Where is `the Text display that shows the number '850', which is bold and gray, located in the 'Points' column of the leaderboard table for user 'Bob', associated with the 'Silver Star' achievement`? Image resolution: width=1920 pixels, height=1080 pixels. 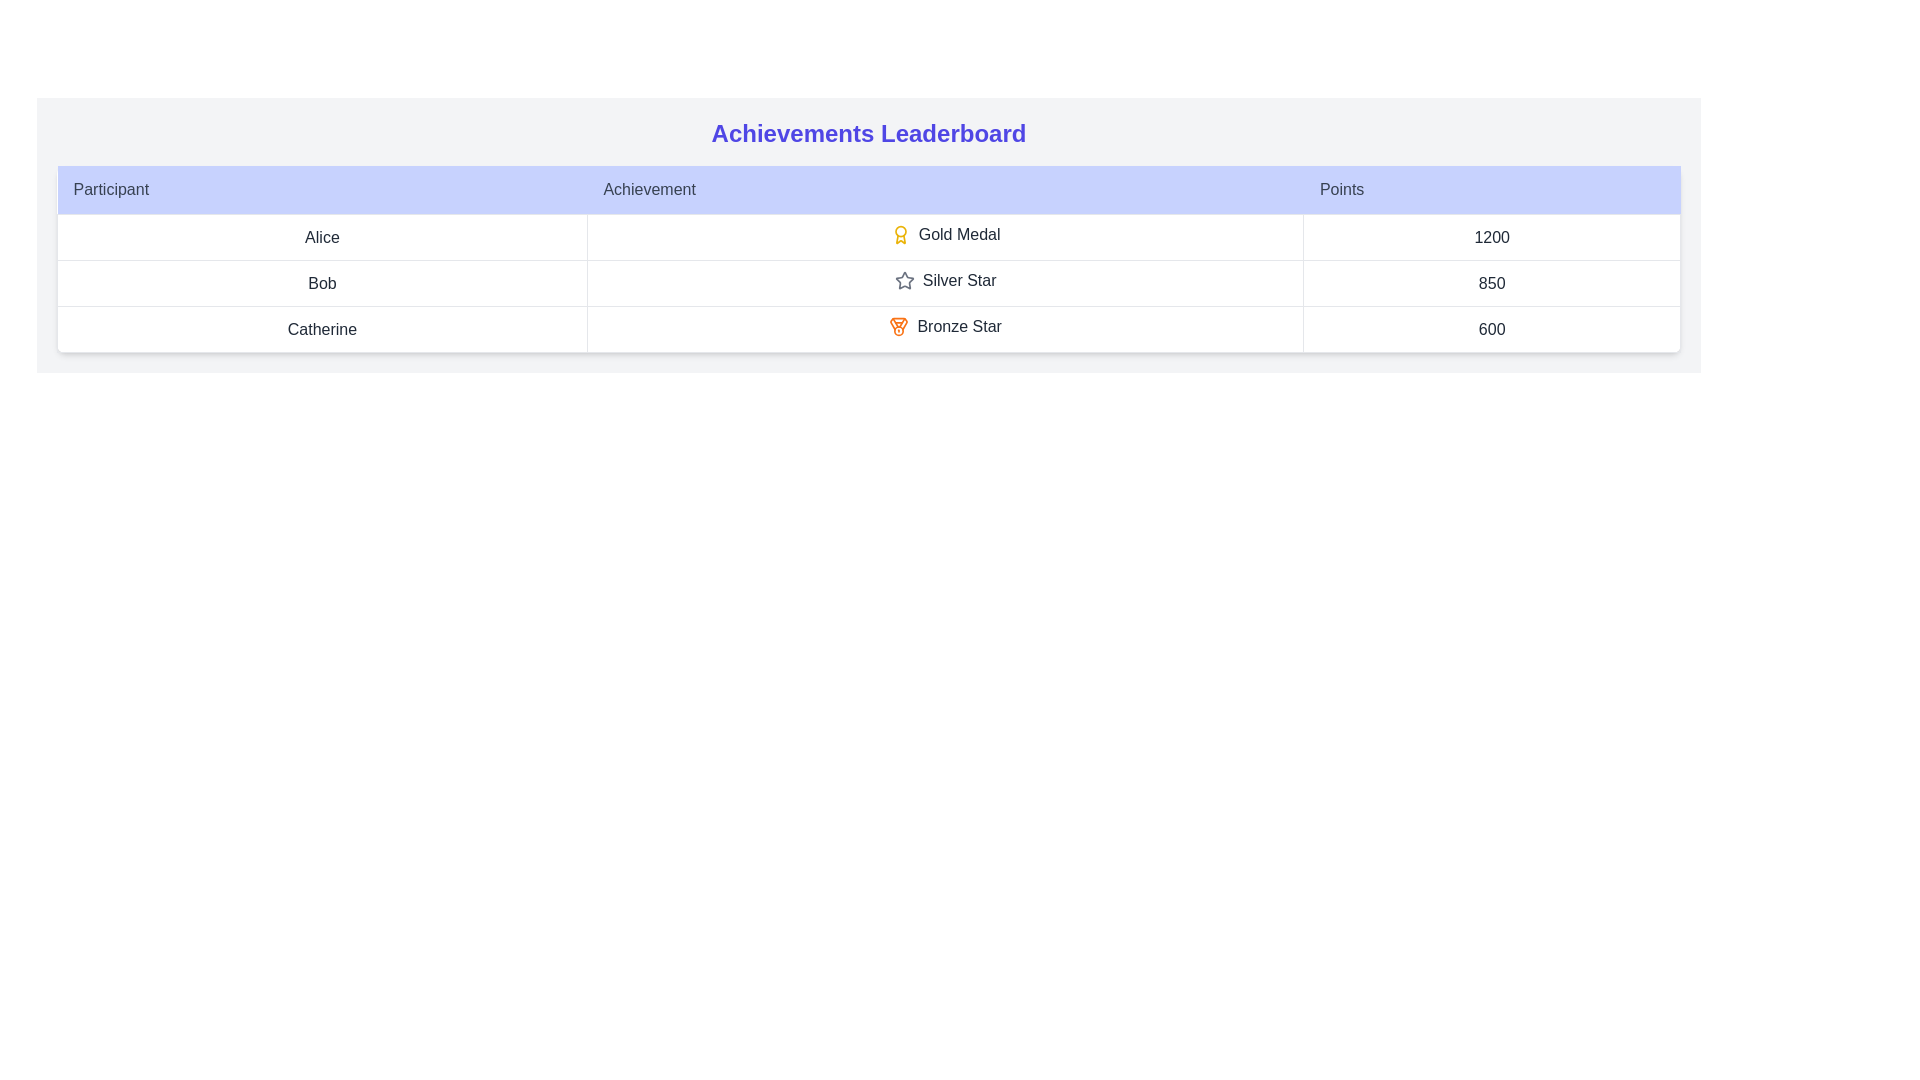 the Text display that shows the number '850', which is bold and gray, located in the 'Points' column of the leaderboard table for user 'Bob', associated with the 'Silver Star' achievement is located at coordinates (1492, 283).